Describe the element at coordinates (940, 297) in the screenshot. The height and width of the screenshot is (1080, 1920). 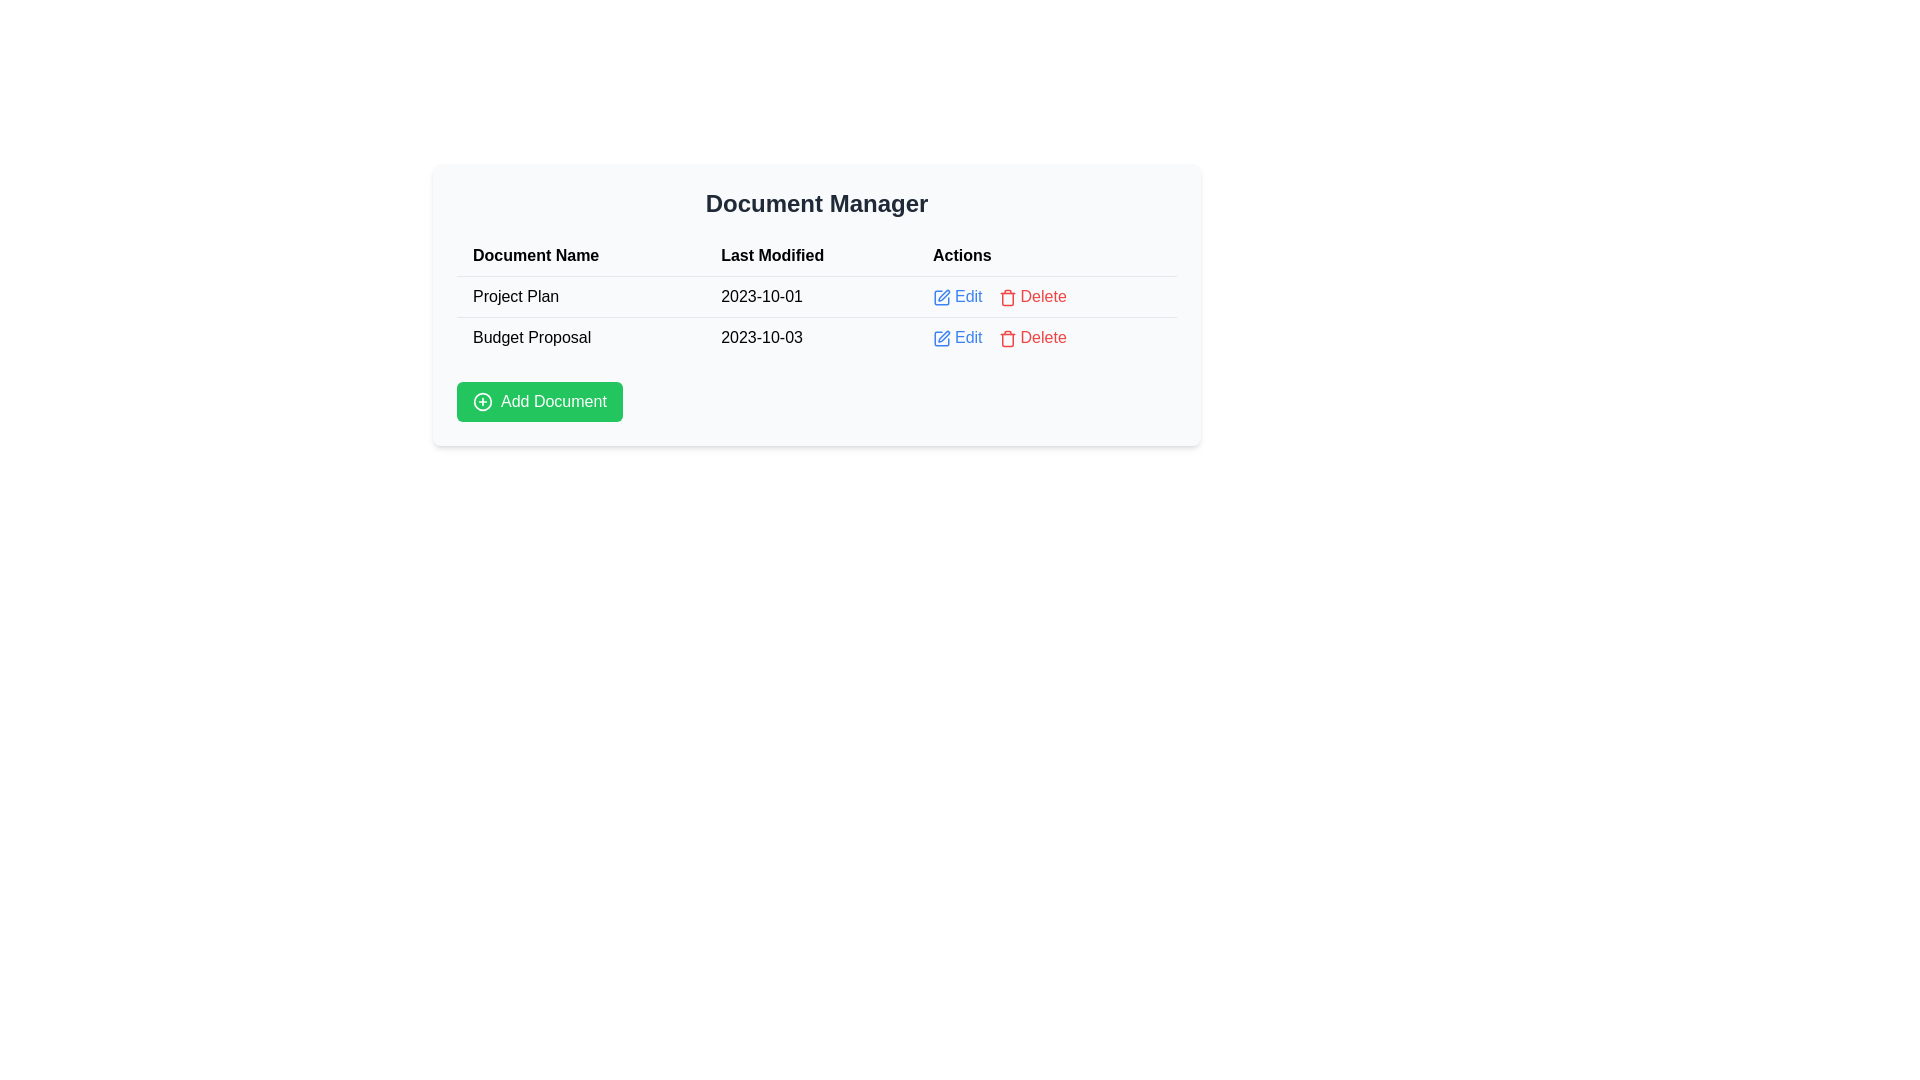
I see `the 'Edit' icon located in the first row of the 'Actions' column of the table` at that location.